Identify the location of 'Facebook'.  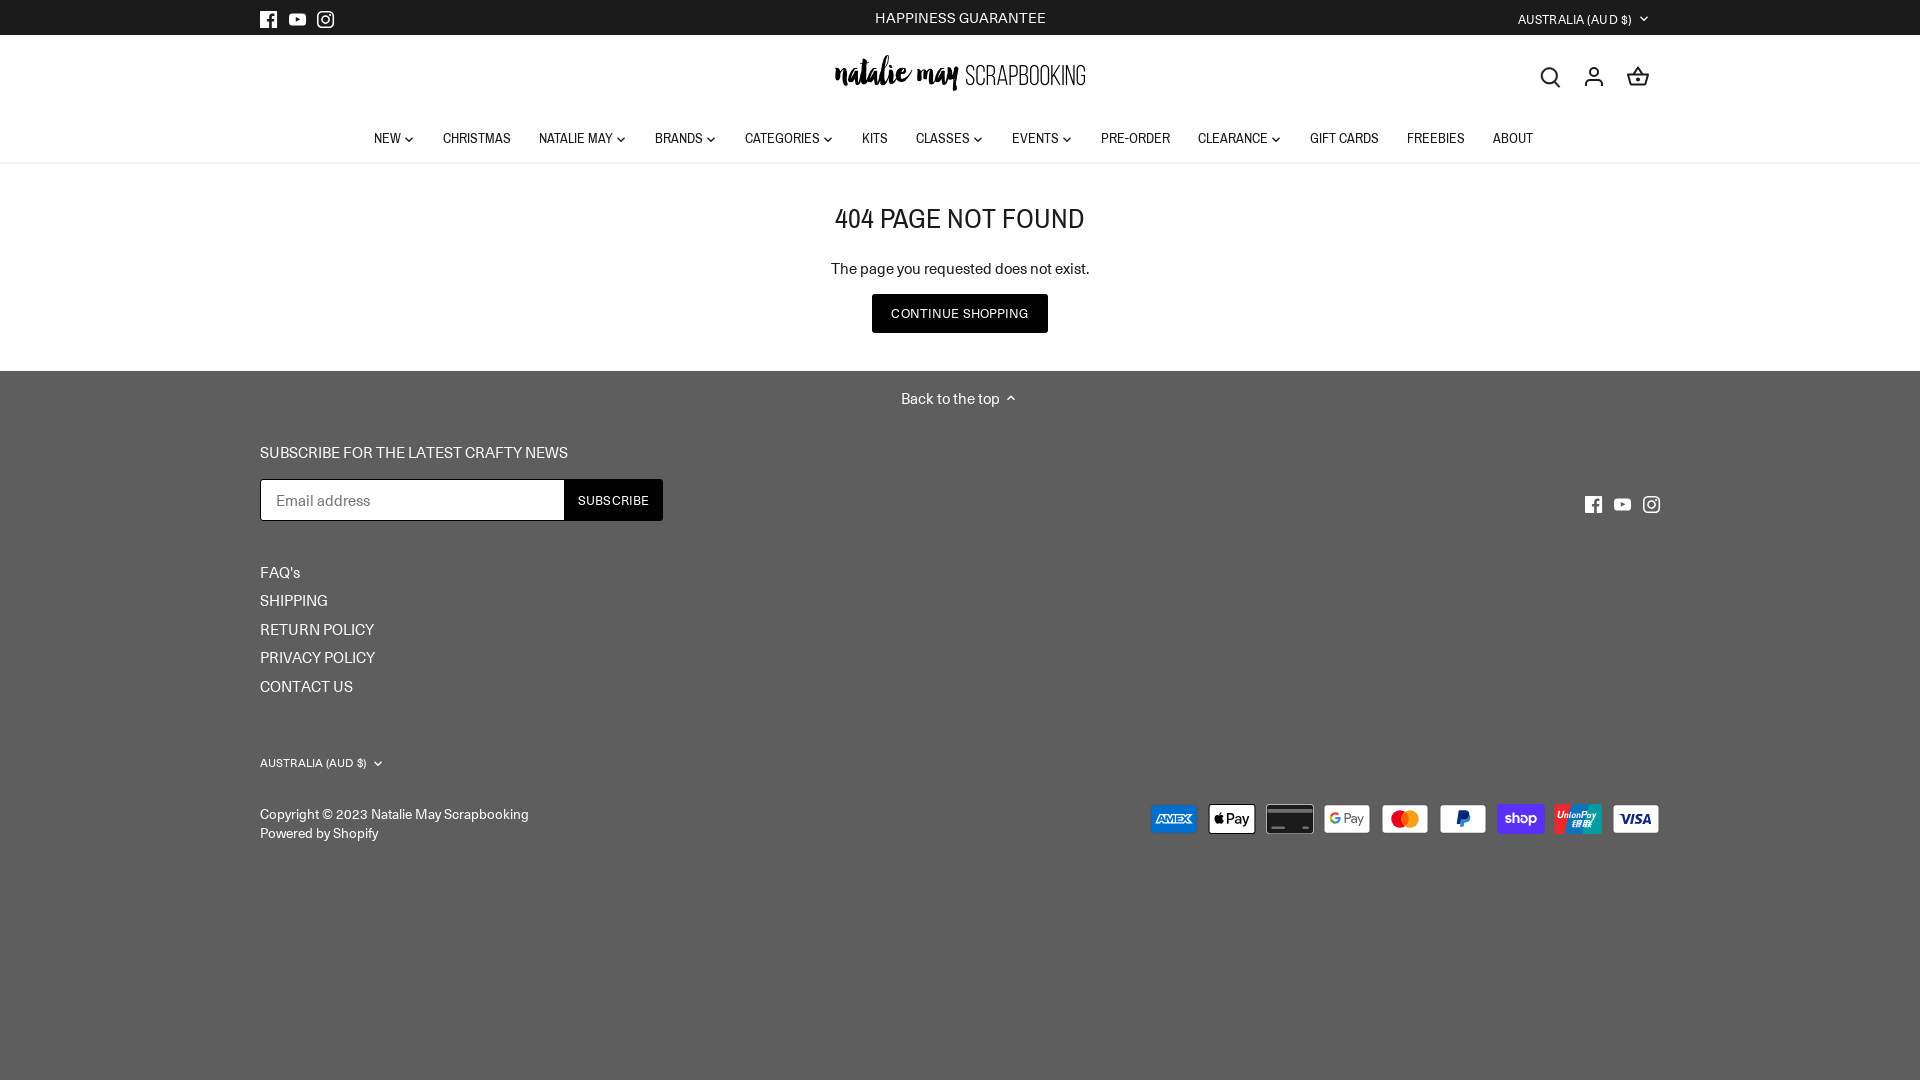
(1592, 501).